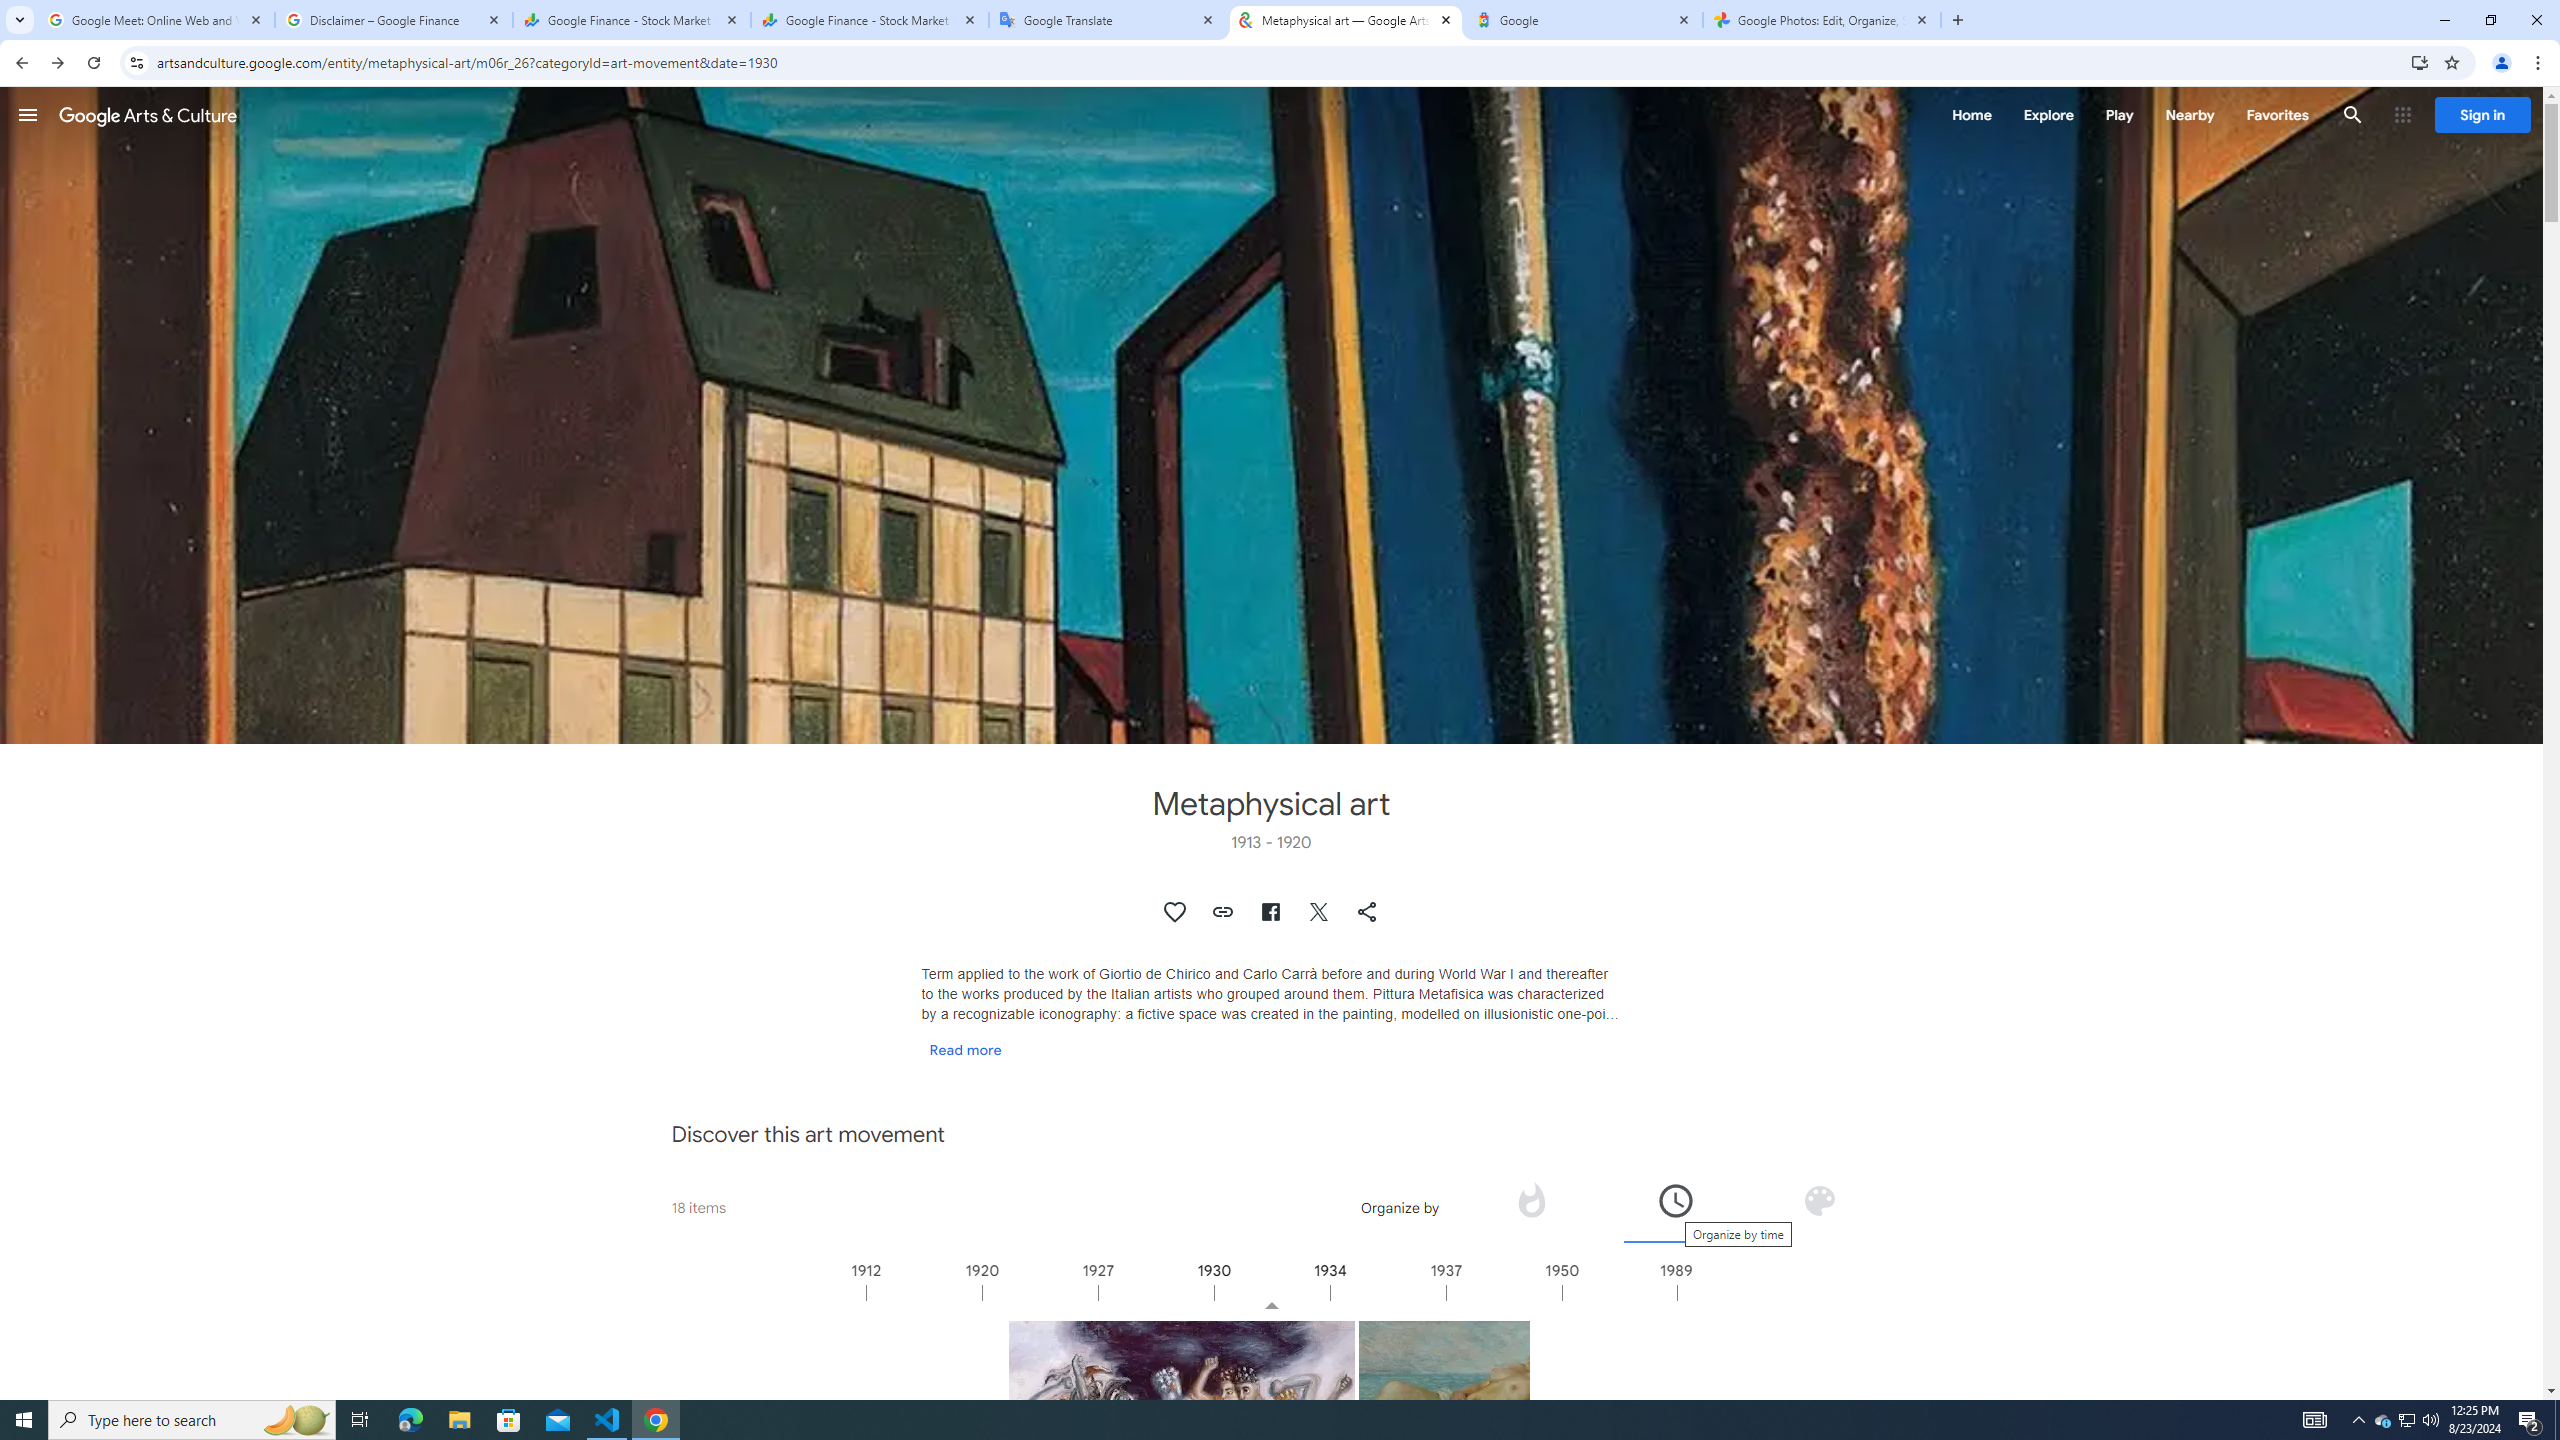 The height and width of the screenshot is (1440, 2560). What do you see at coordinates (1970, 114) in the screenshot?
I see `'Home'` at bounding box center [1970, 114].